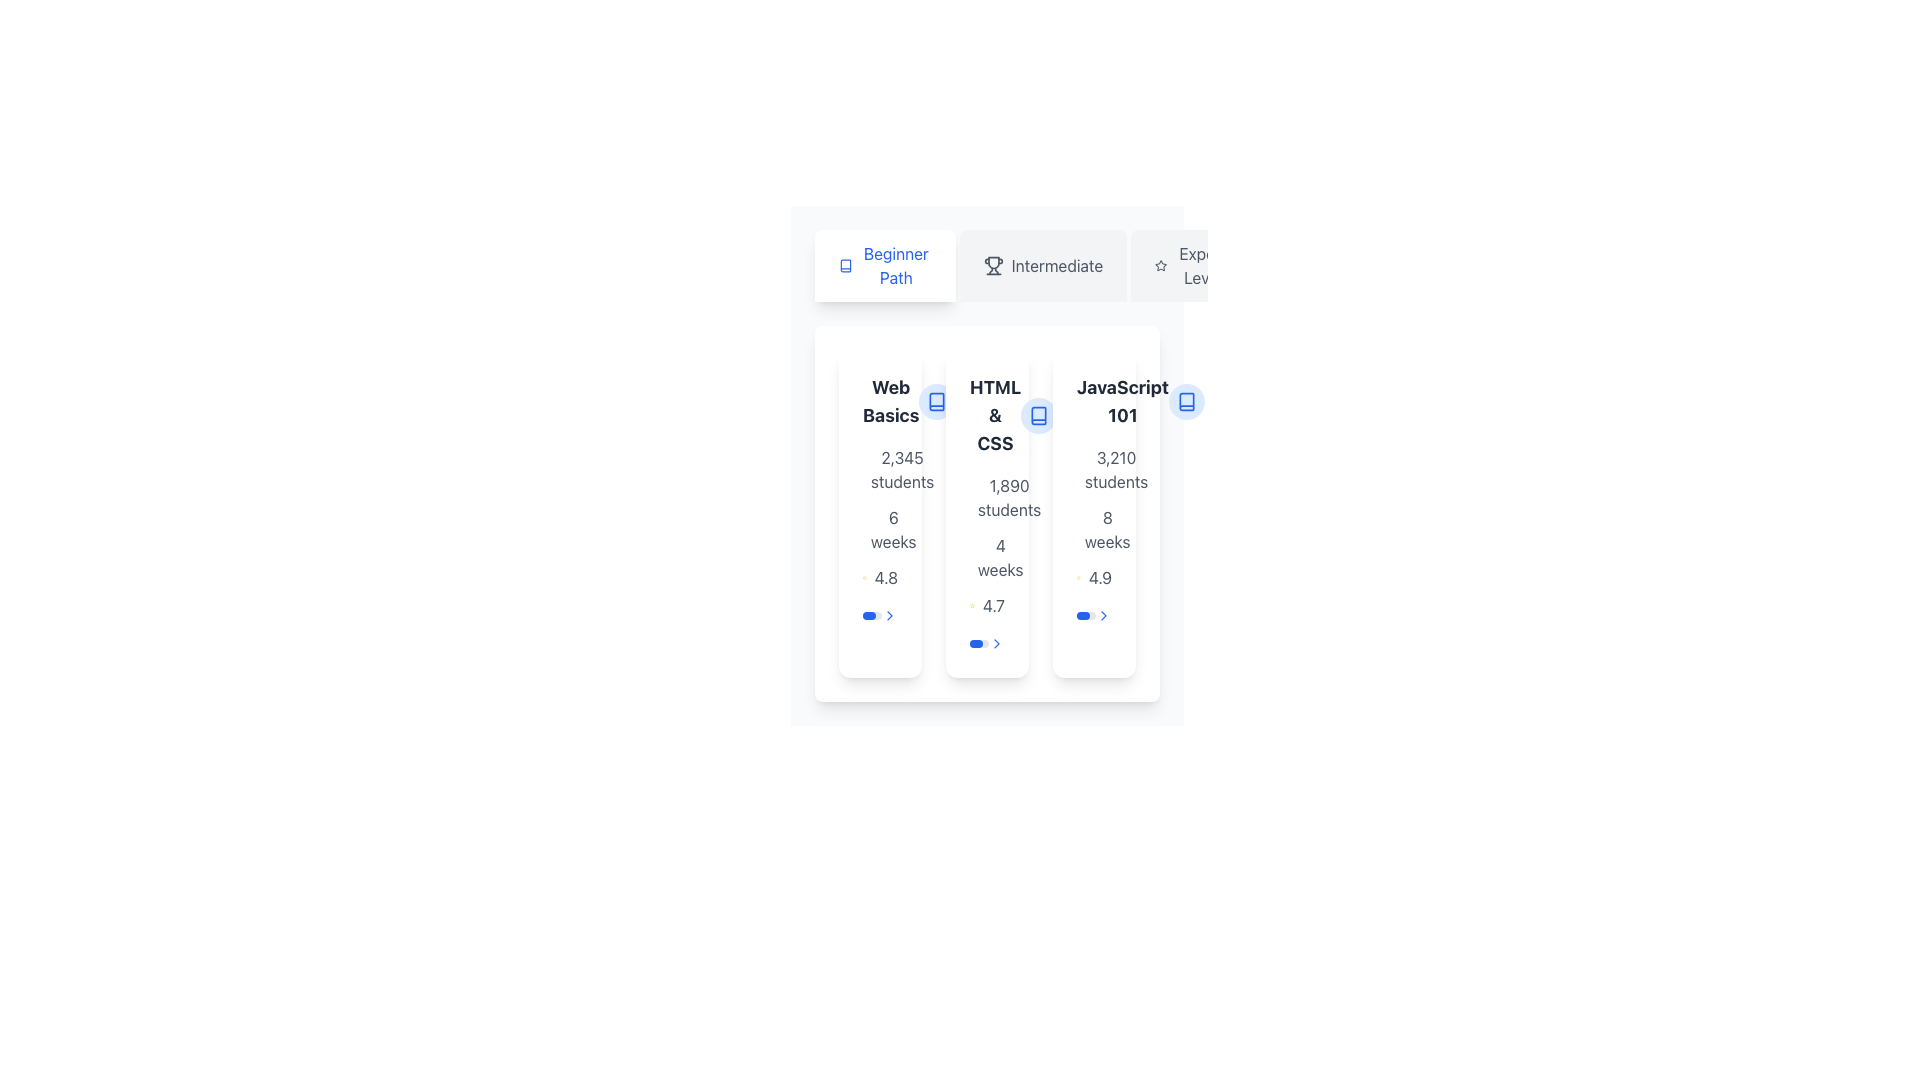 This screenshot has width=1920, height=1080. I want to click on displayed number of students enrolled in the course titled 'Web Basics', which is shown in the Text and icon label located within the card detailing the course, so click(880, 470).